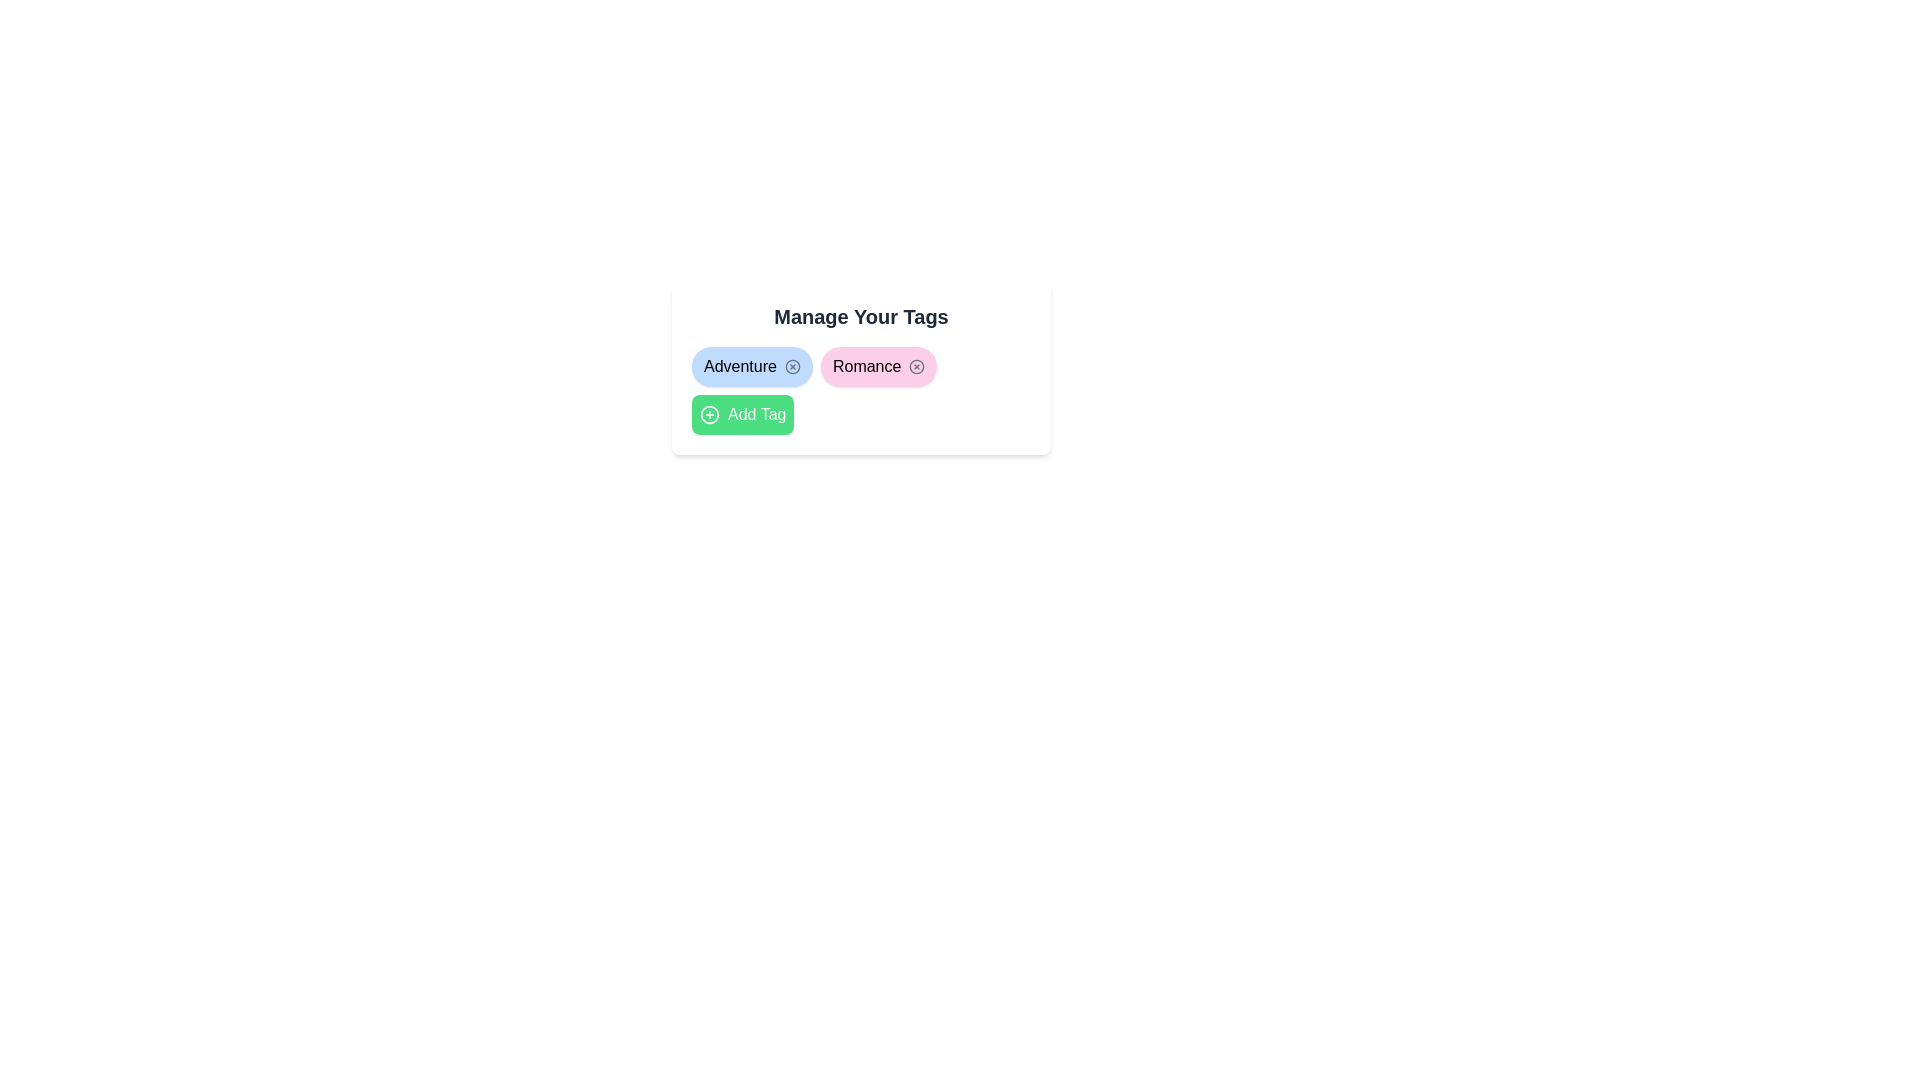 The height and width of the screenshot is (1080, 1920). What do you see at coordinates (878, 366) in the screenshot?
I see `the tag Romance to observe its hover effect` at bounding box center [878, 366].